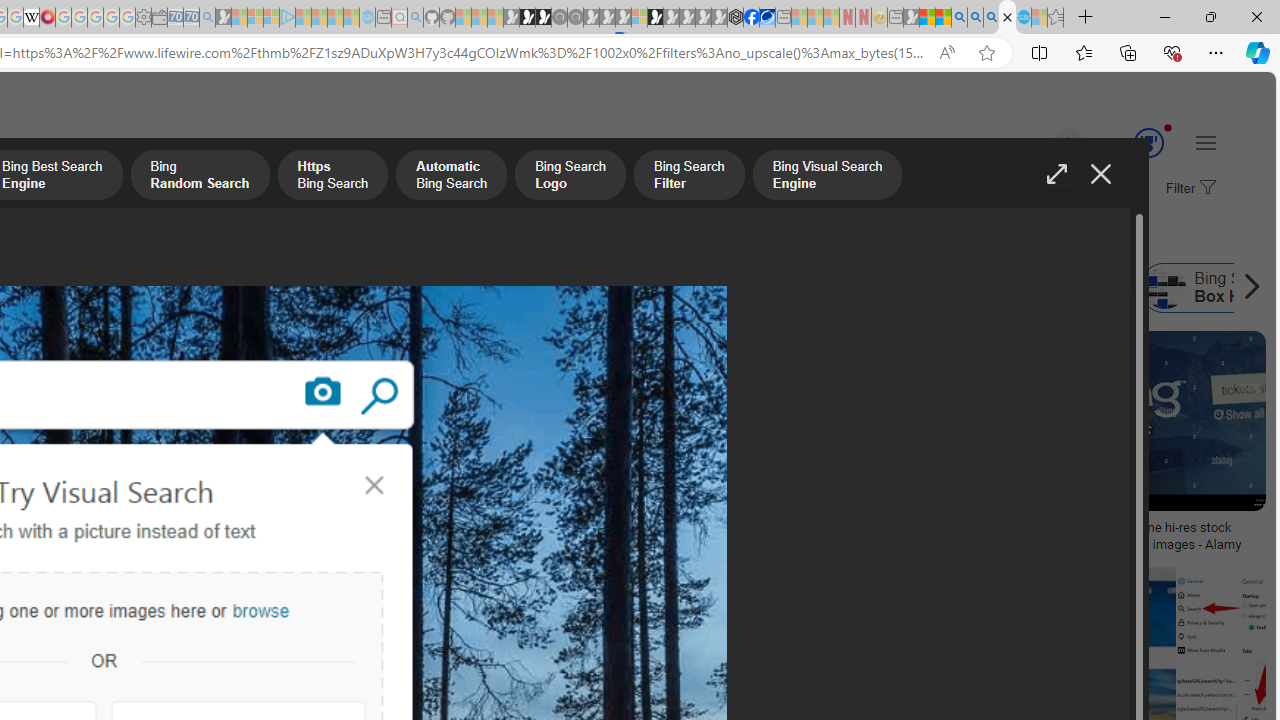 The width and height of the screenshot is (1280, 720). I want to click on 'Full screen', so click(1055, 173).